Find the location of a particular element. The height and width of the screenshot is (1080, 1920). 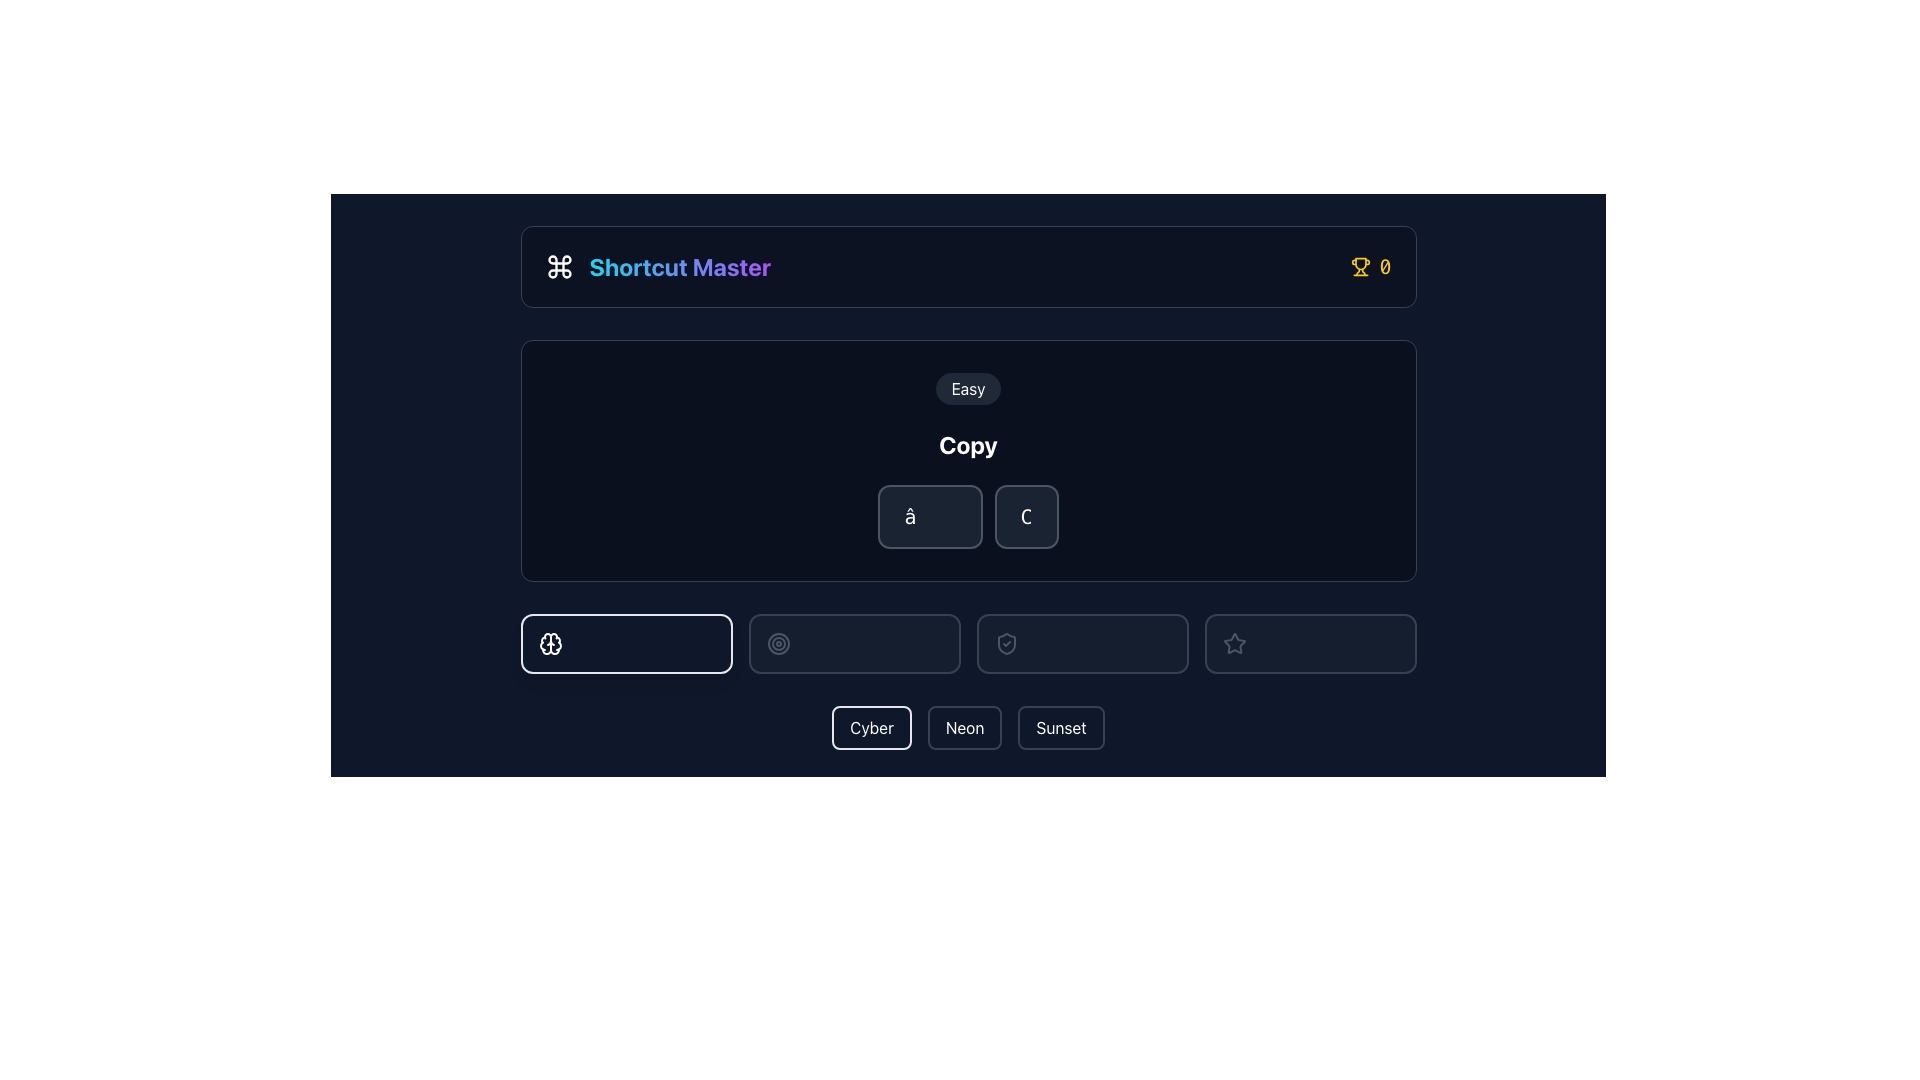

the bold yellow text label displaying the number '0', which is located next to a yellow trophy icon in the header area of the interface is located at coordinates (1384, 265).